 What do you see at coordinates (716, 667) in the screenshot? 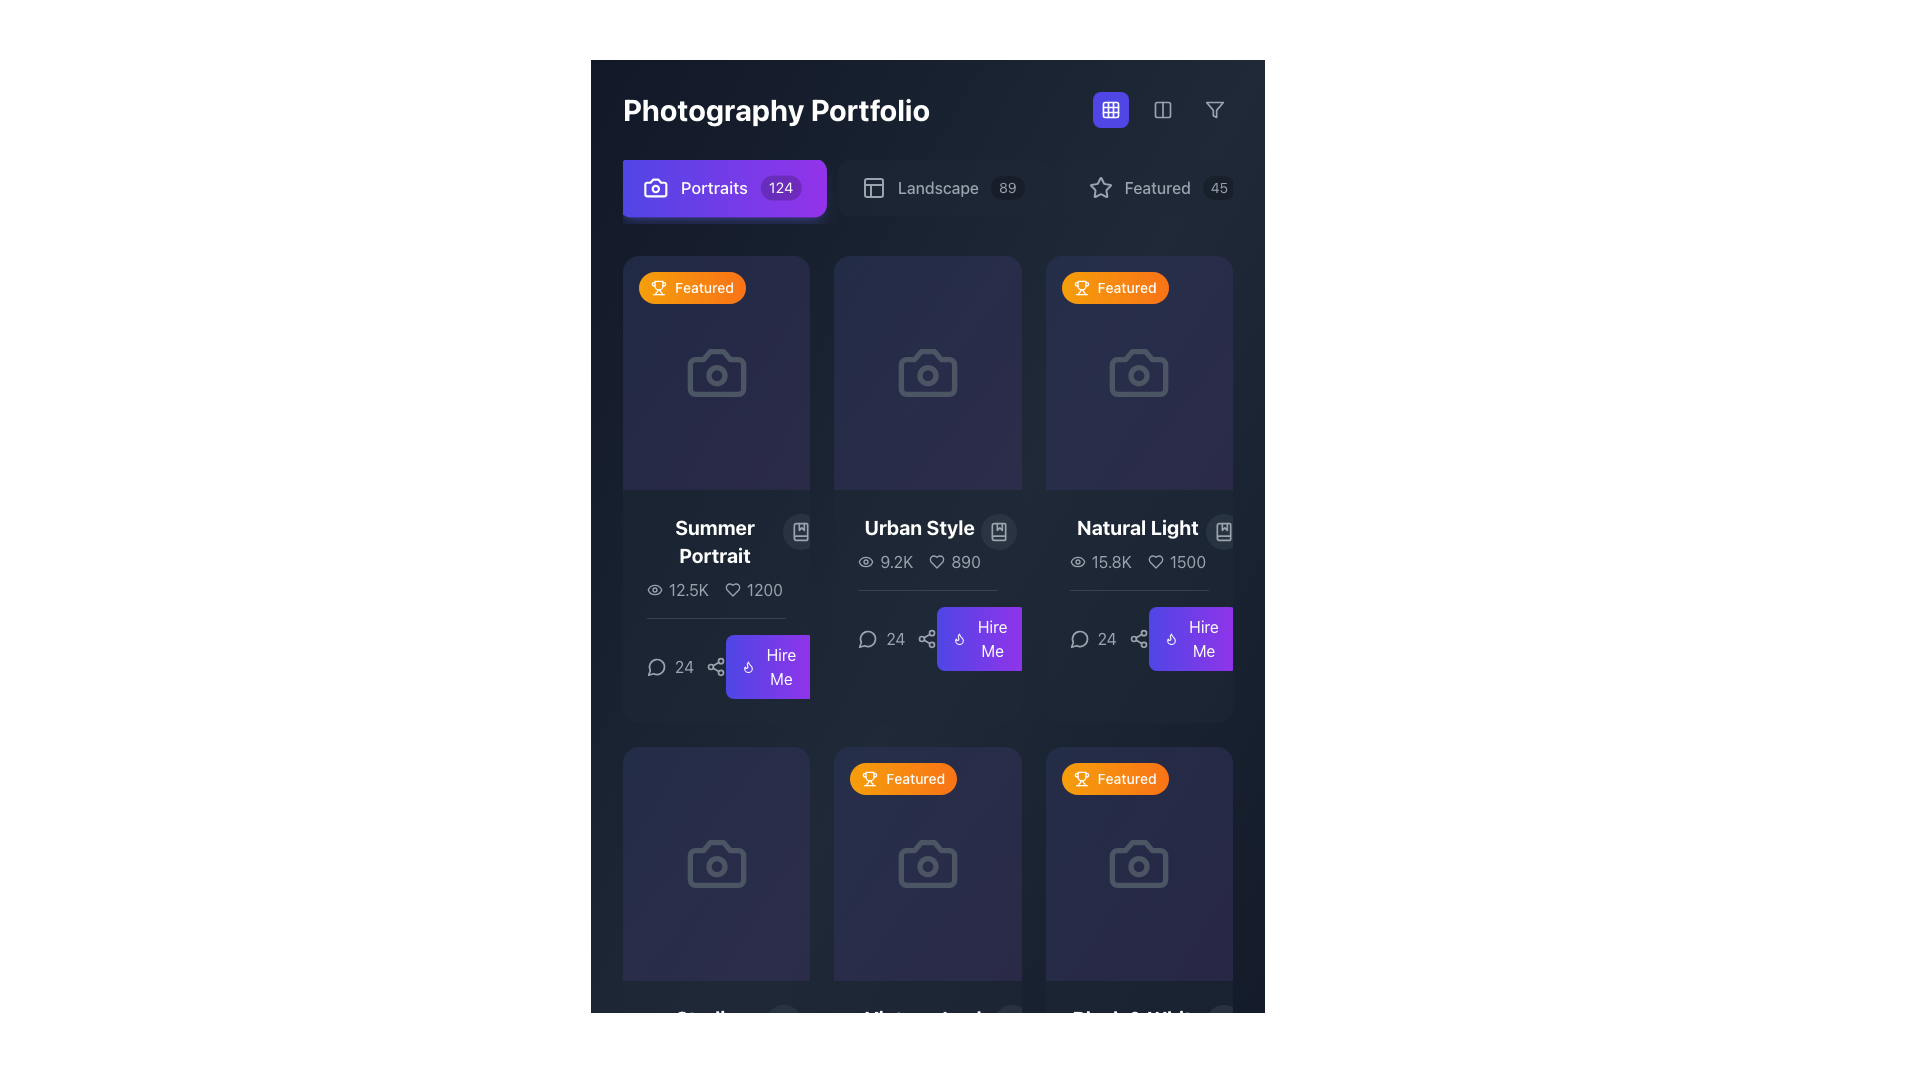
I see `the small icon button resembling a share symbol, located to the right of the numeric value '24'` at bounding box center [716, 667].